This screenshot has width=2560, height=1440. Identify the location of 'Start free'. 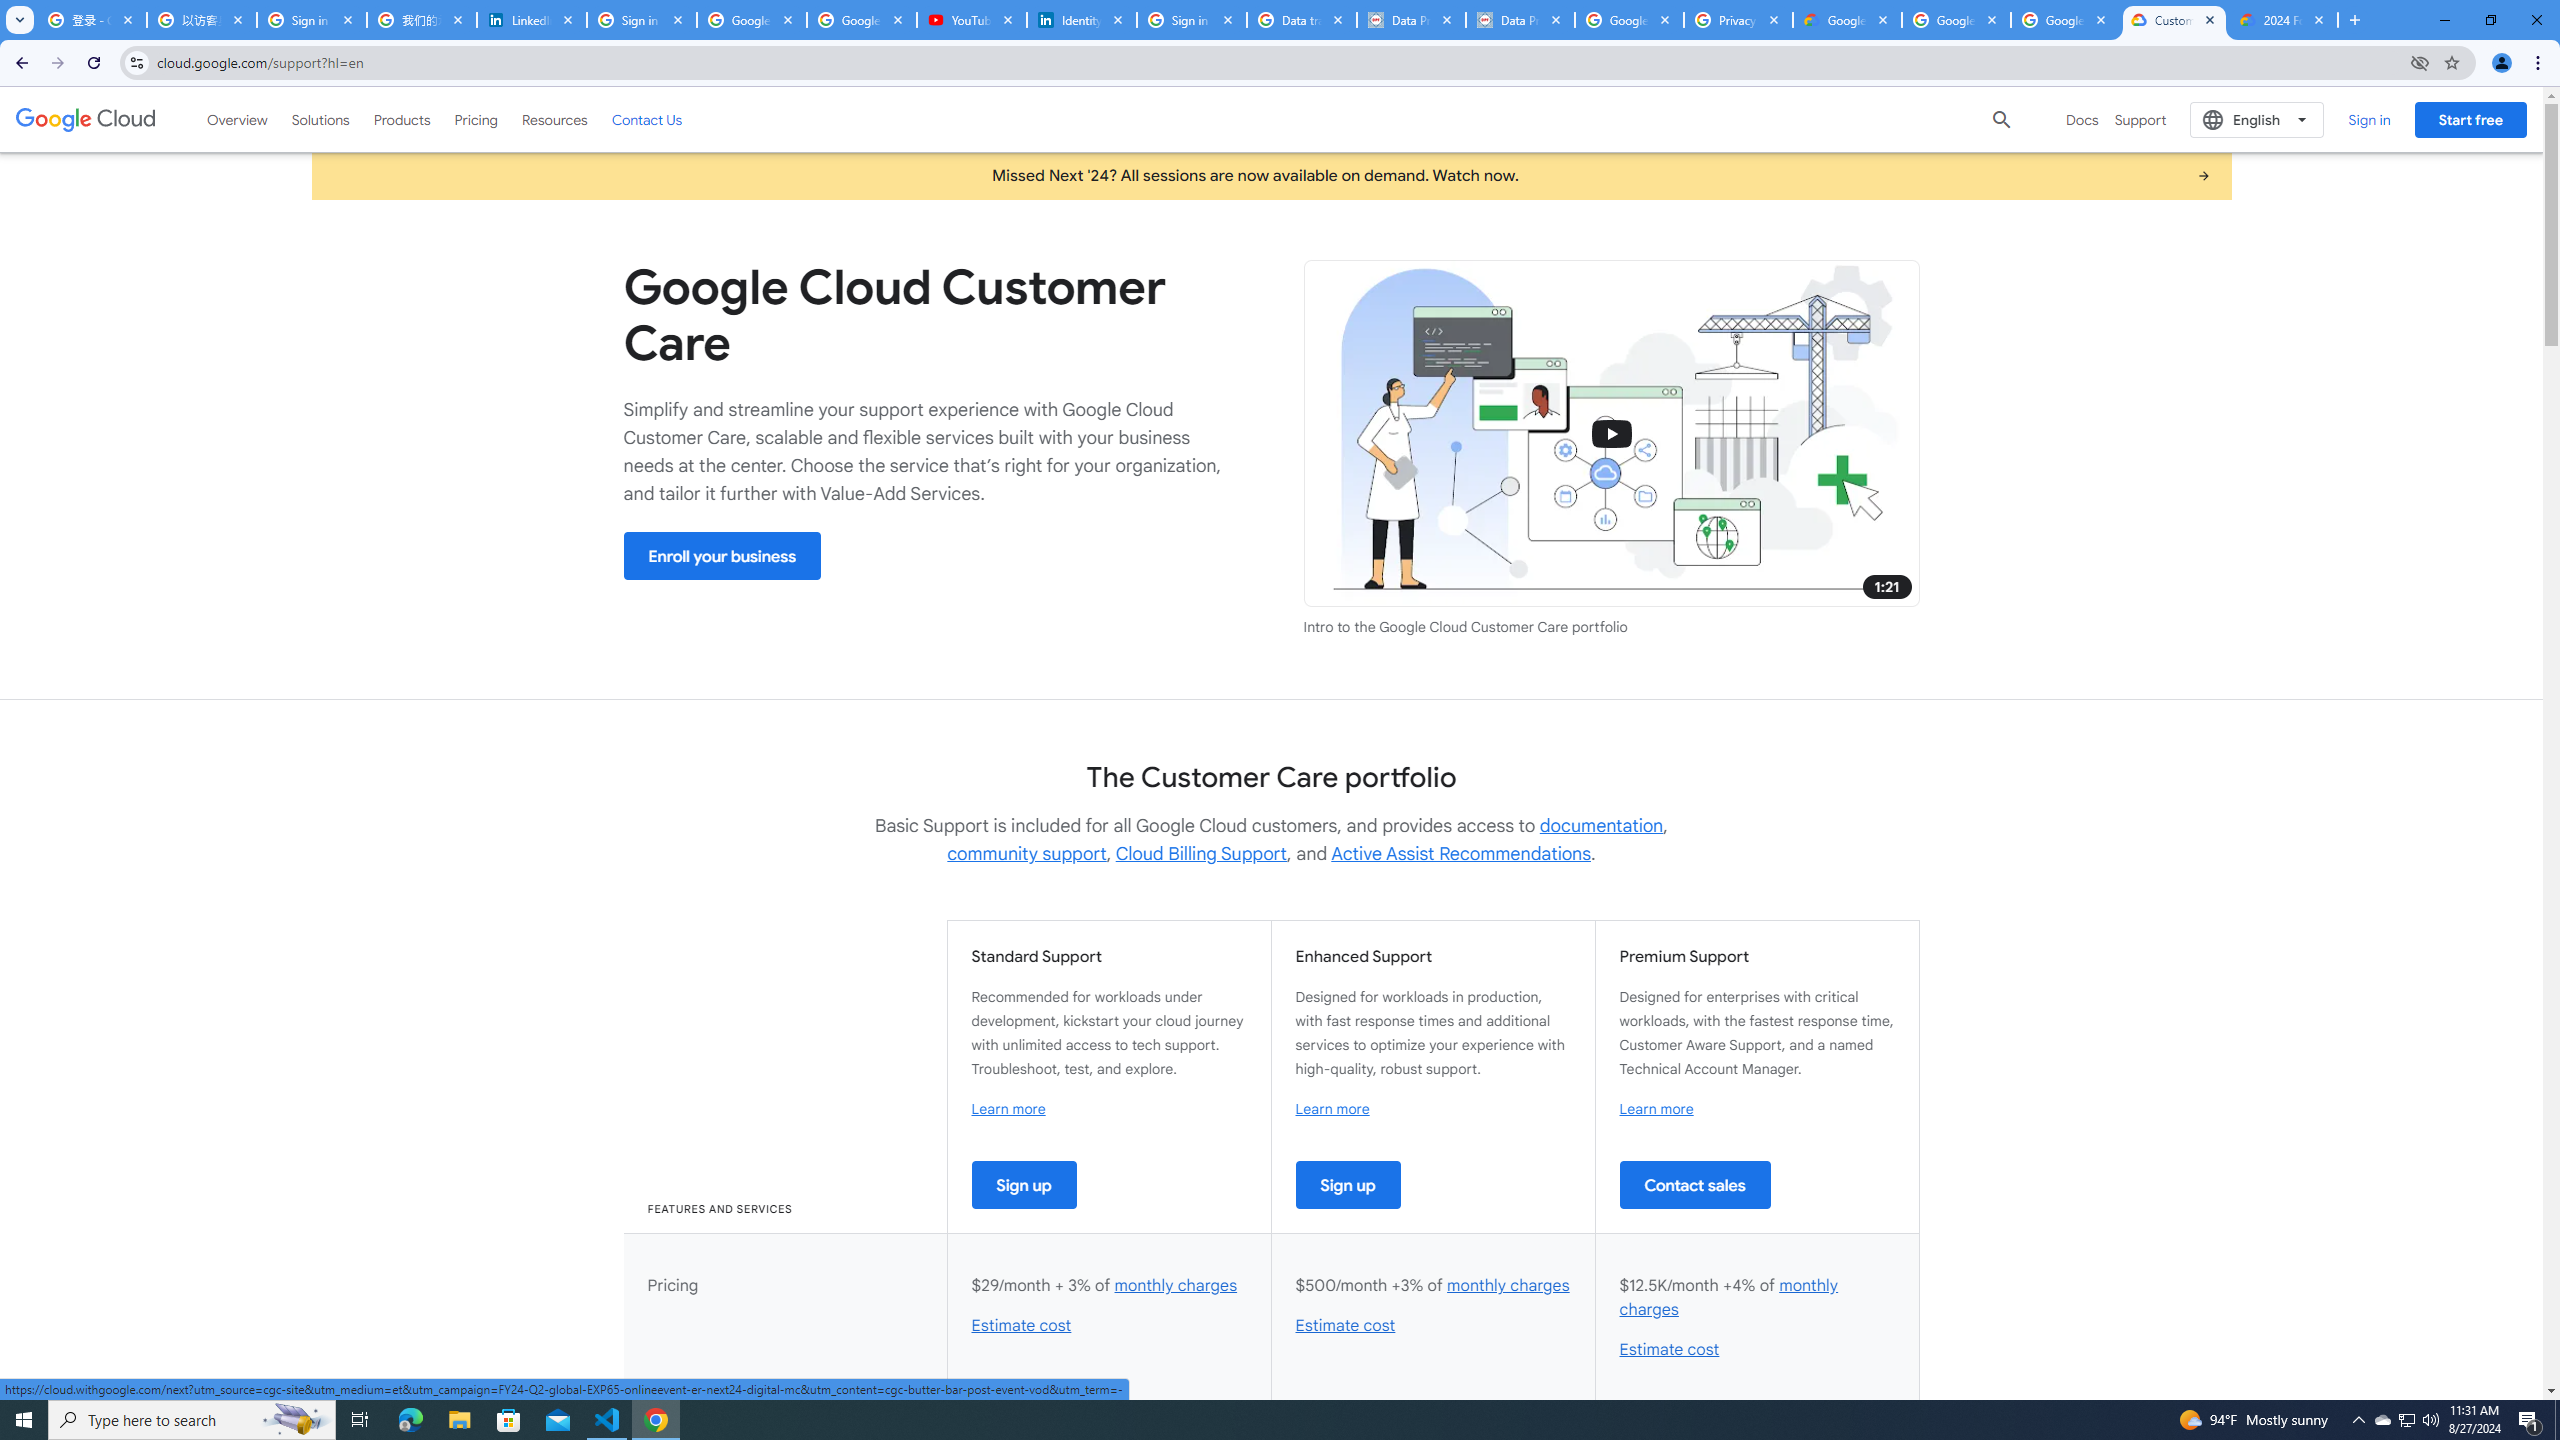
(2470, 118).